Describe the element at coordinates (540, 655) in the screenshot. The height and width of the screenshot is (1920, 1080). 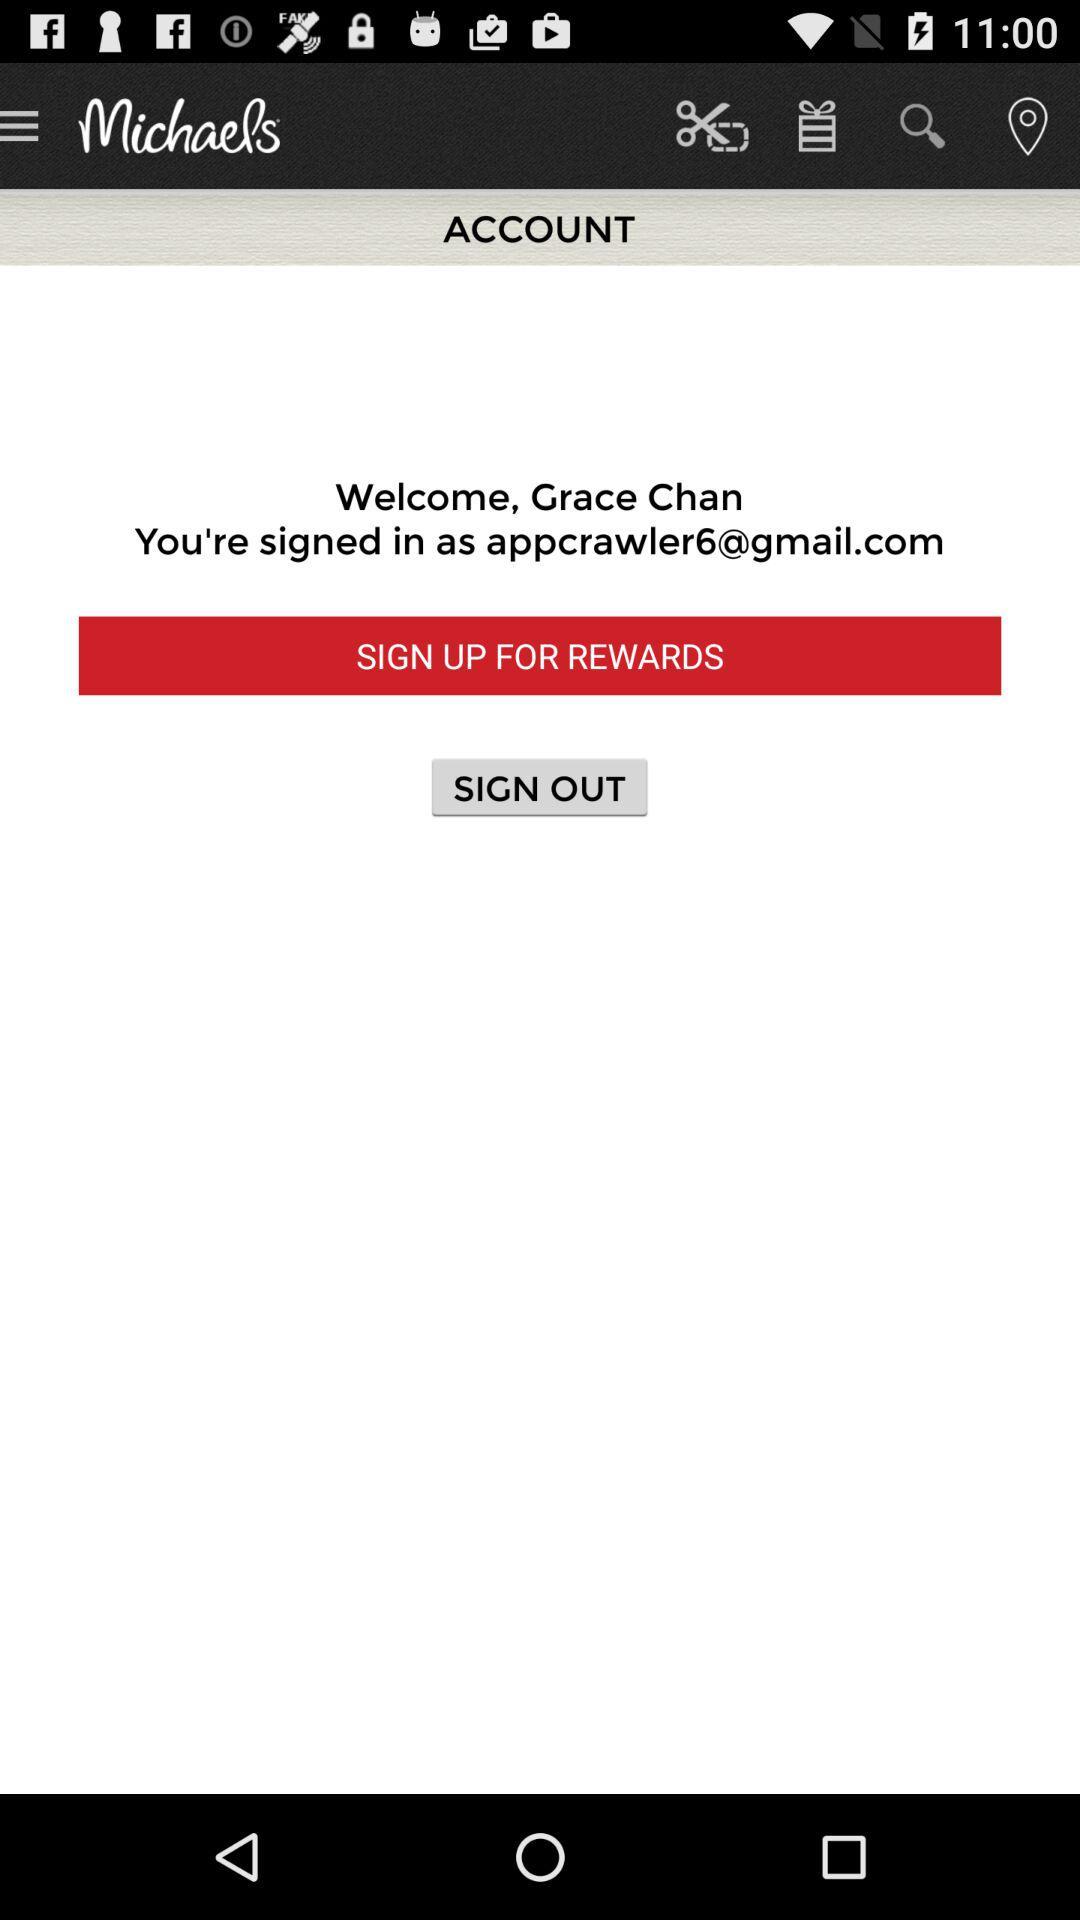
I see `app below the you re signed item` at that location.